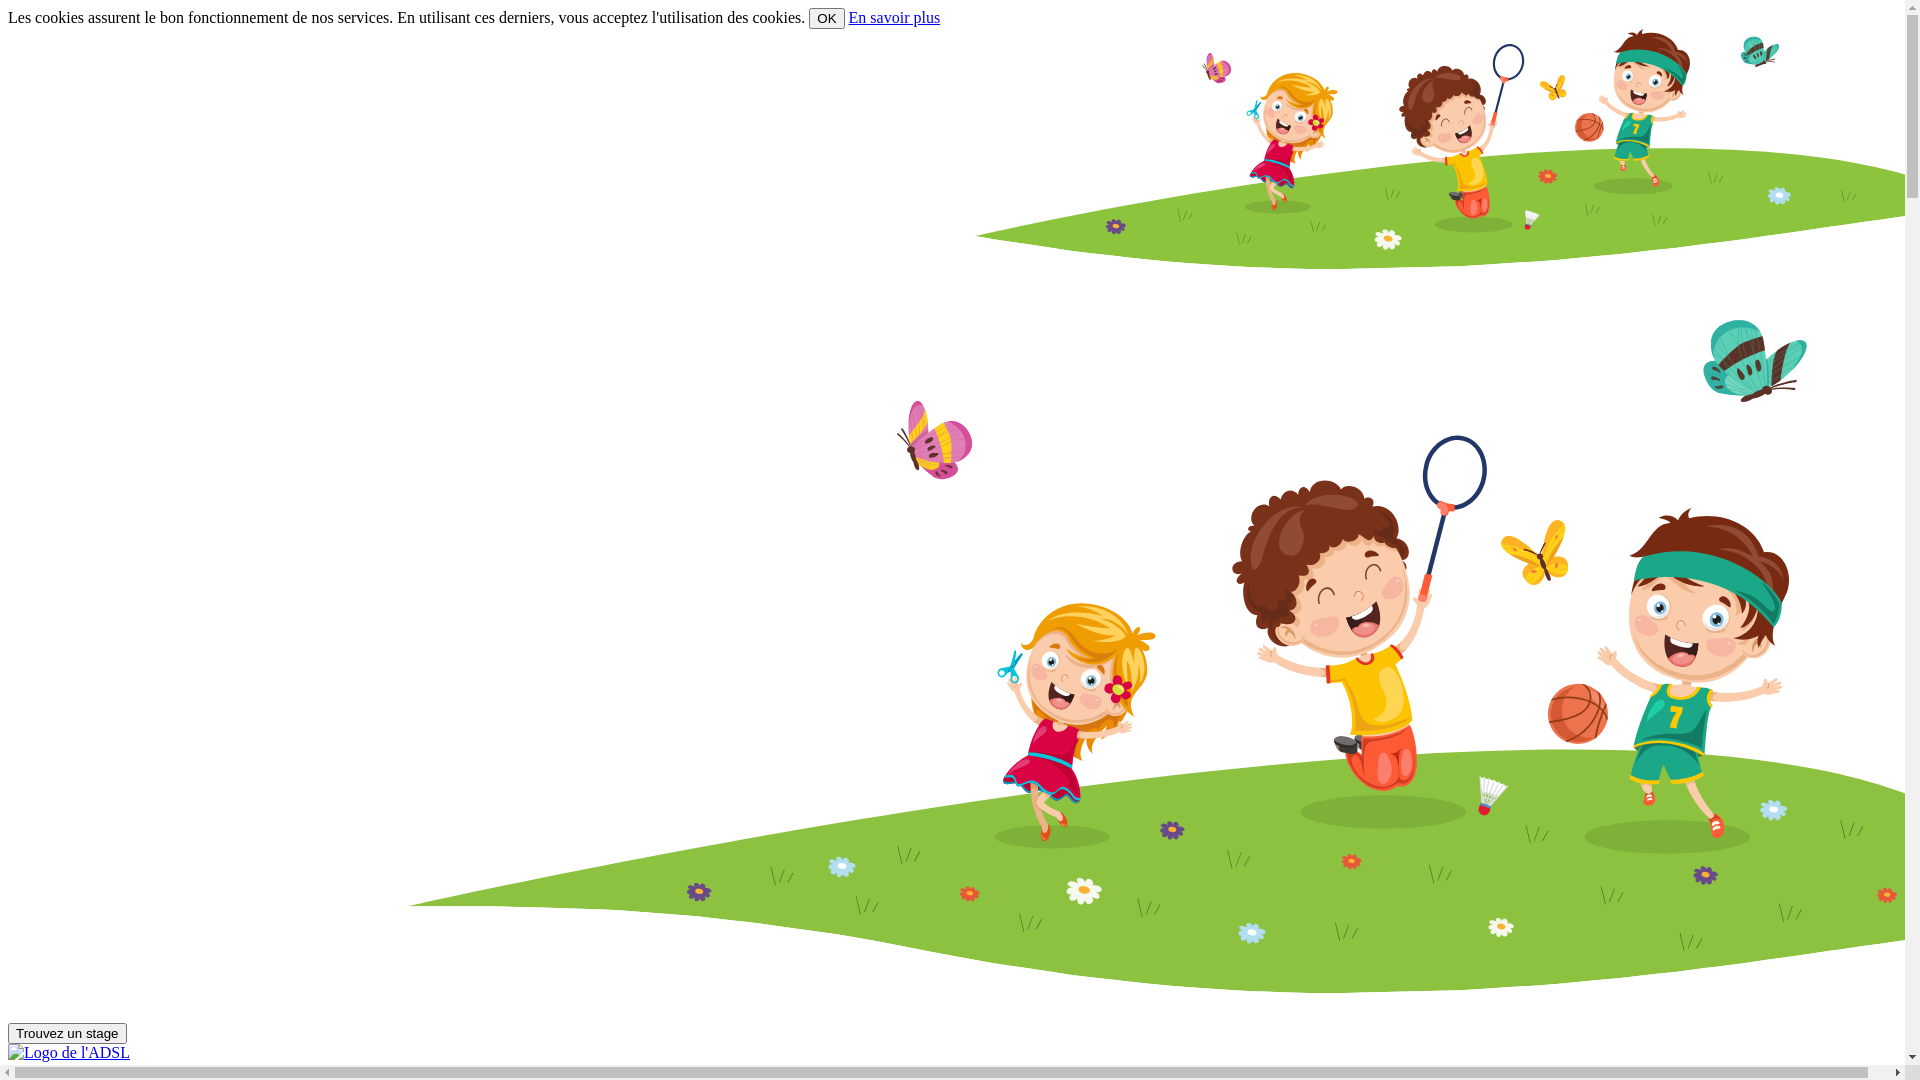  What do you see at coordinates (893, 17) in the screenshot?
I see `'En savoir plus'` at bounding box center [893, 17].